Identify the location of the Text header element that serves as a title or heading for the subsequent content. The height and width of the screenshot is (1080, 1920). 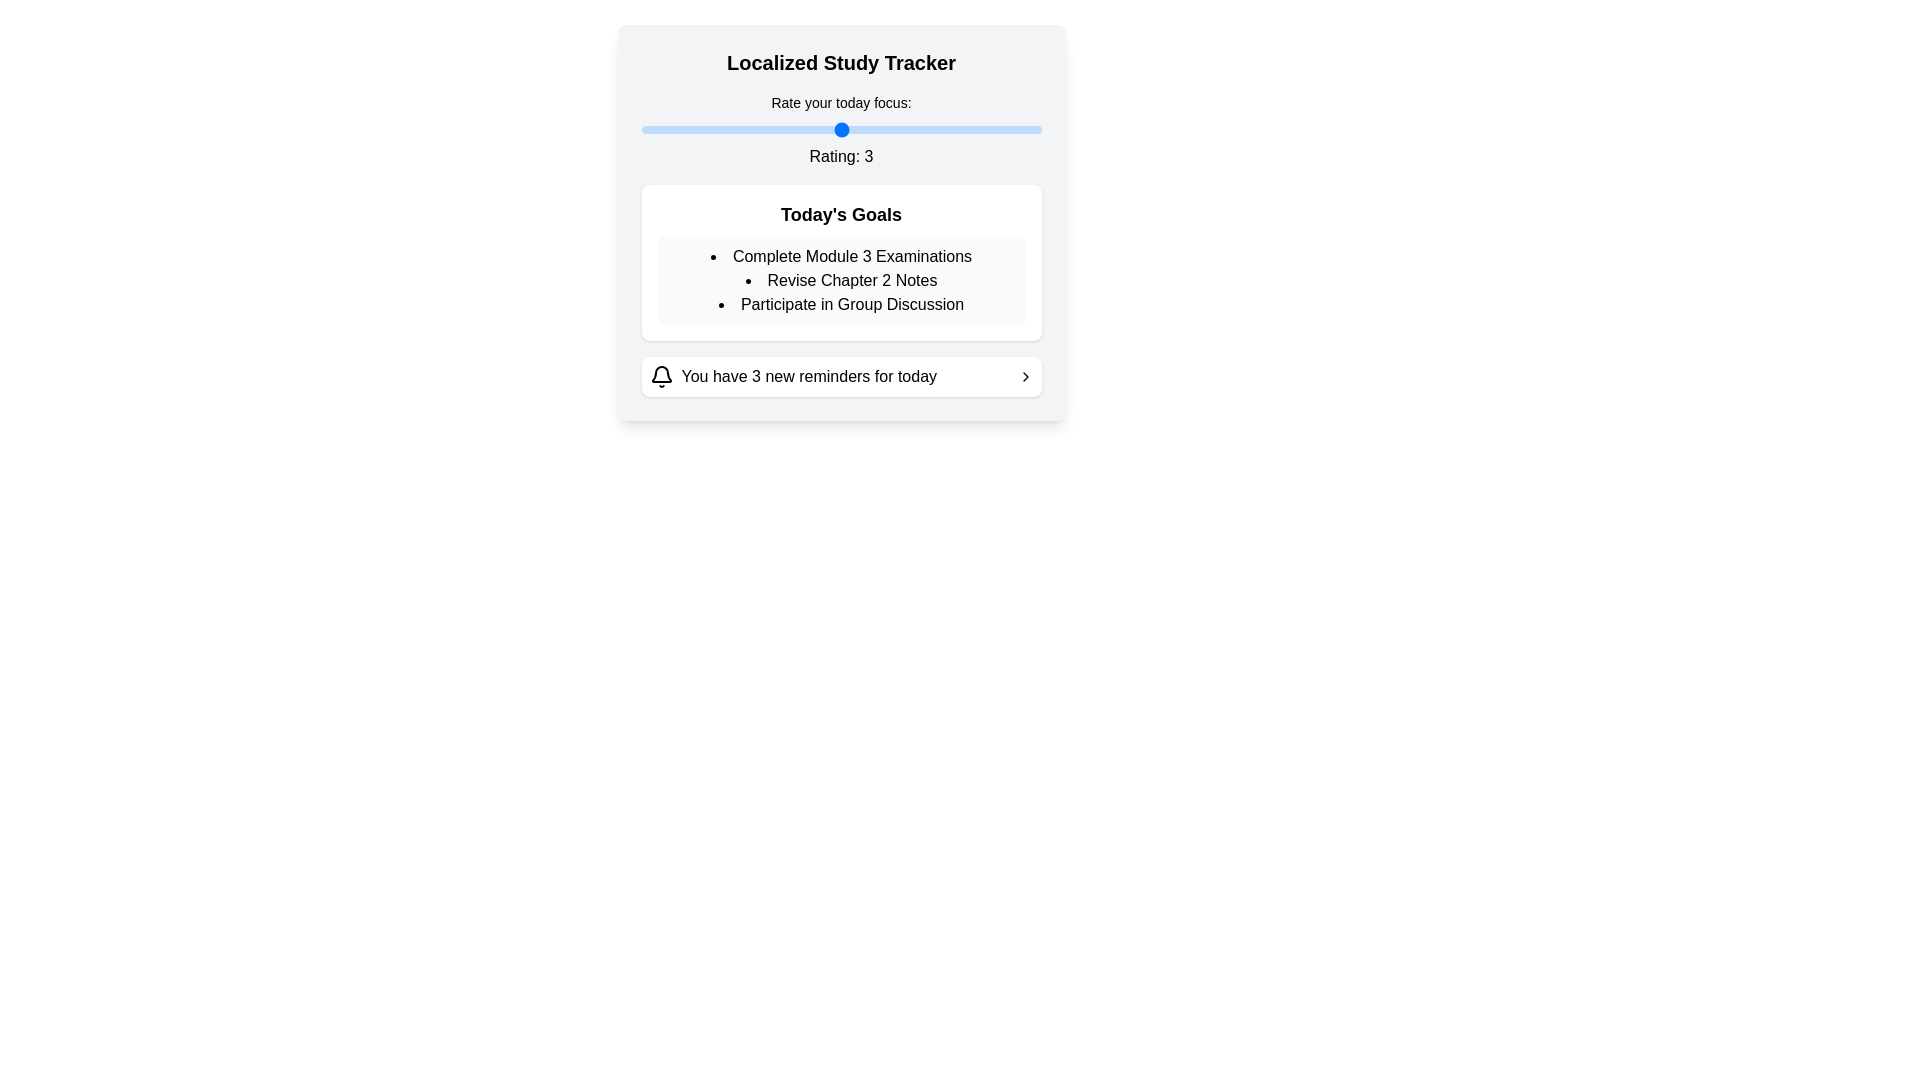
(841, 215).